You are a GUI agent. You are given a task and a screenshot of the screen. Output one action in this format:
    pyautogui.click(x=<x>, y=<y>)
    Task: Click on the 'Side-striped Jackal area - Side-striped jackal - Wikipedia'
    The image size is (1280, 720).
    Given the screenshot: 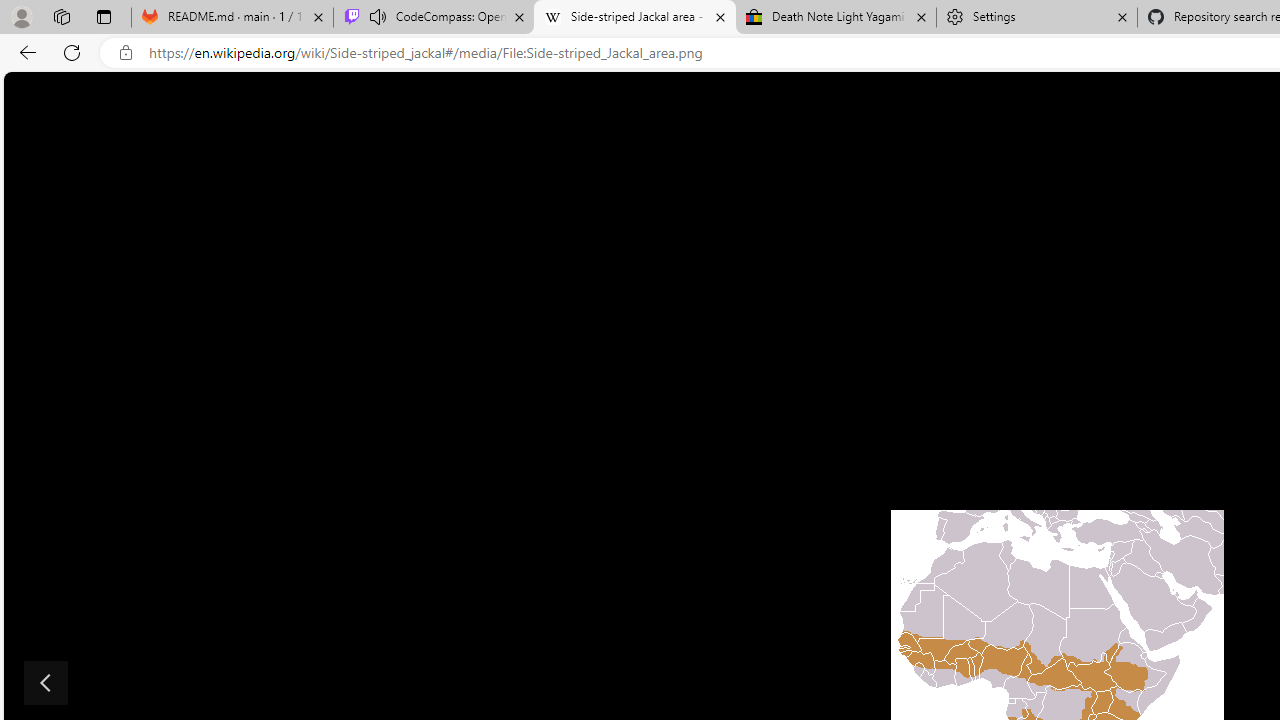 What is the action you would take?
    pyautogui.click(x=633, y=17)
    